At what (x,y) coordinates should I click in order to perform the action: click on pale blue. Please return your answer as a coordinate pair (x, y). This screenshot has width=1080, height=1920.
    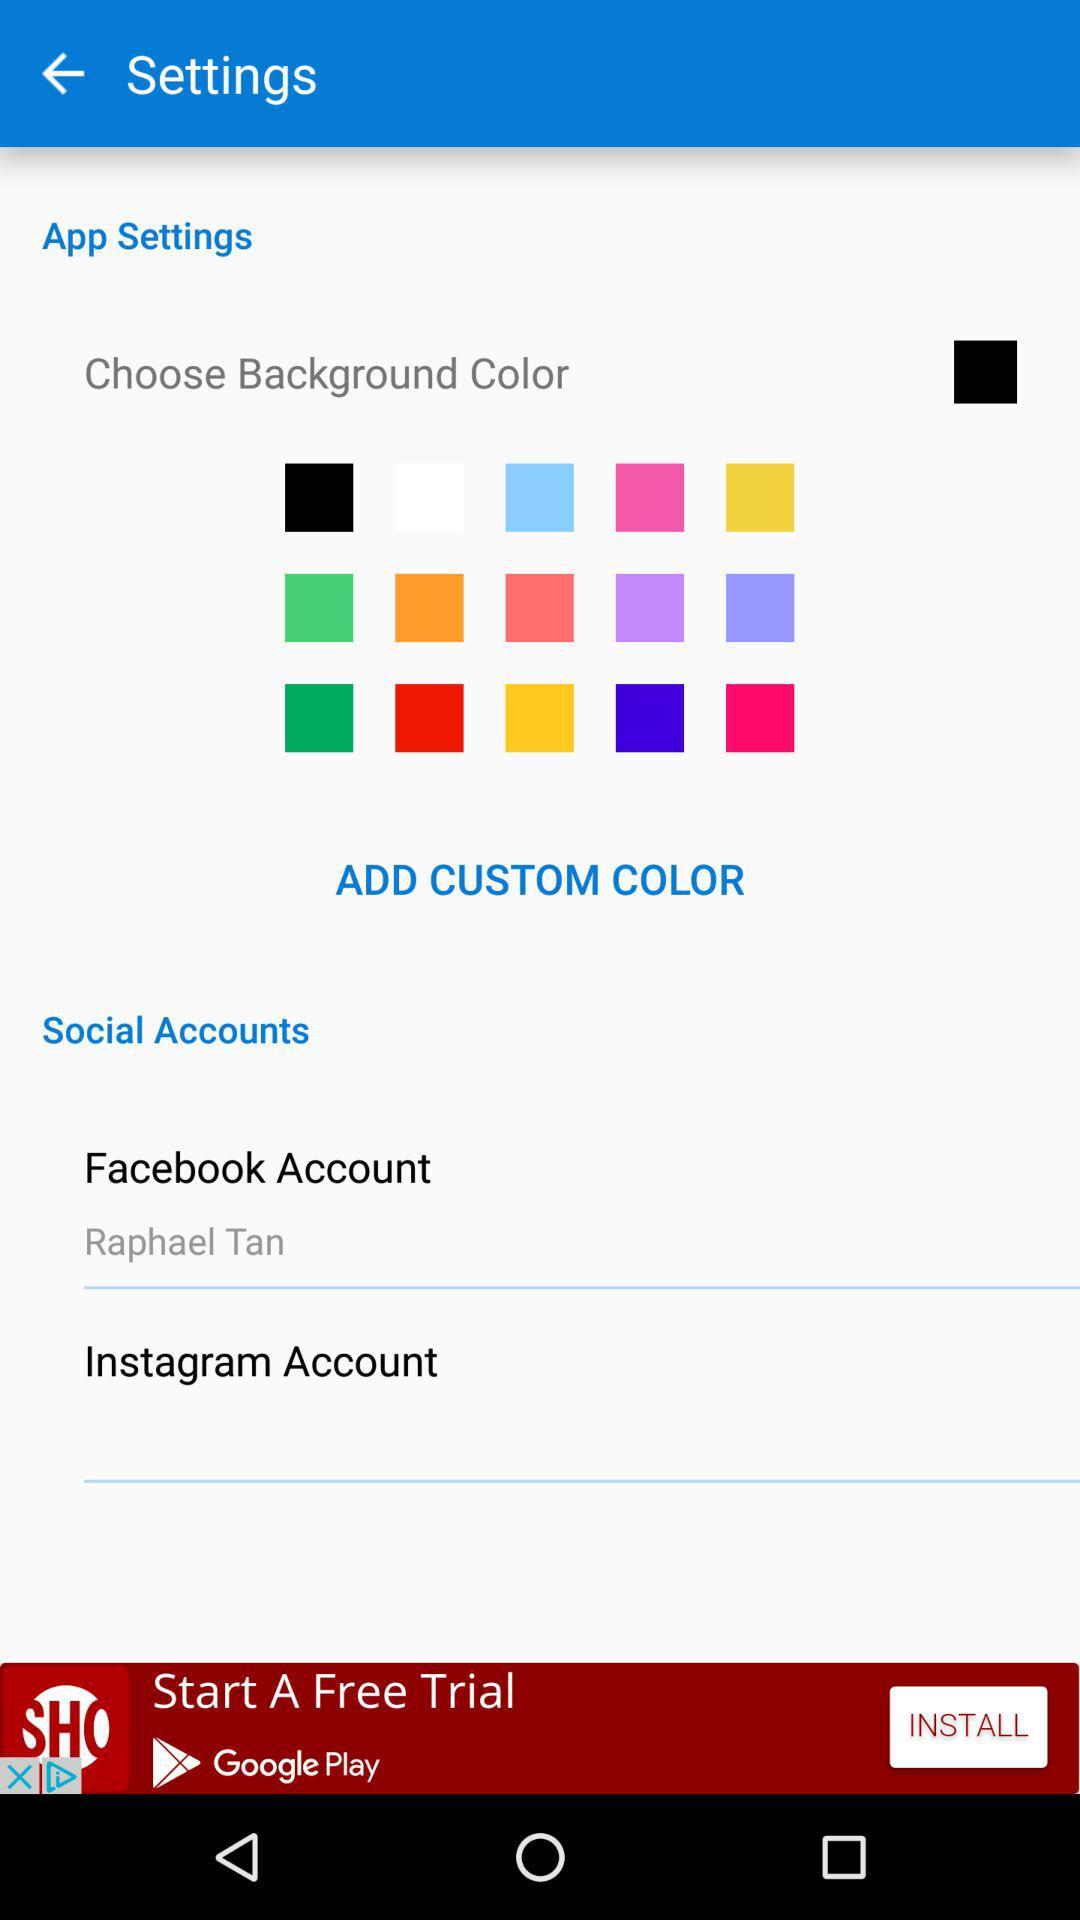
    Looking at the image, I should click on (760, 606).